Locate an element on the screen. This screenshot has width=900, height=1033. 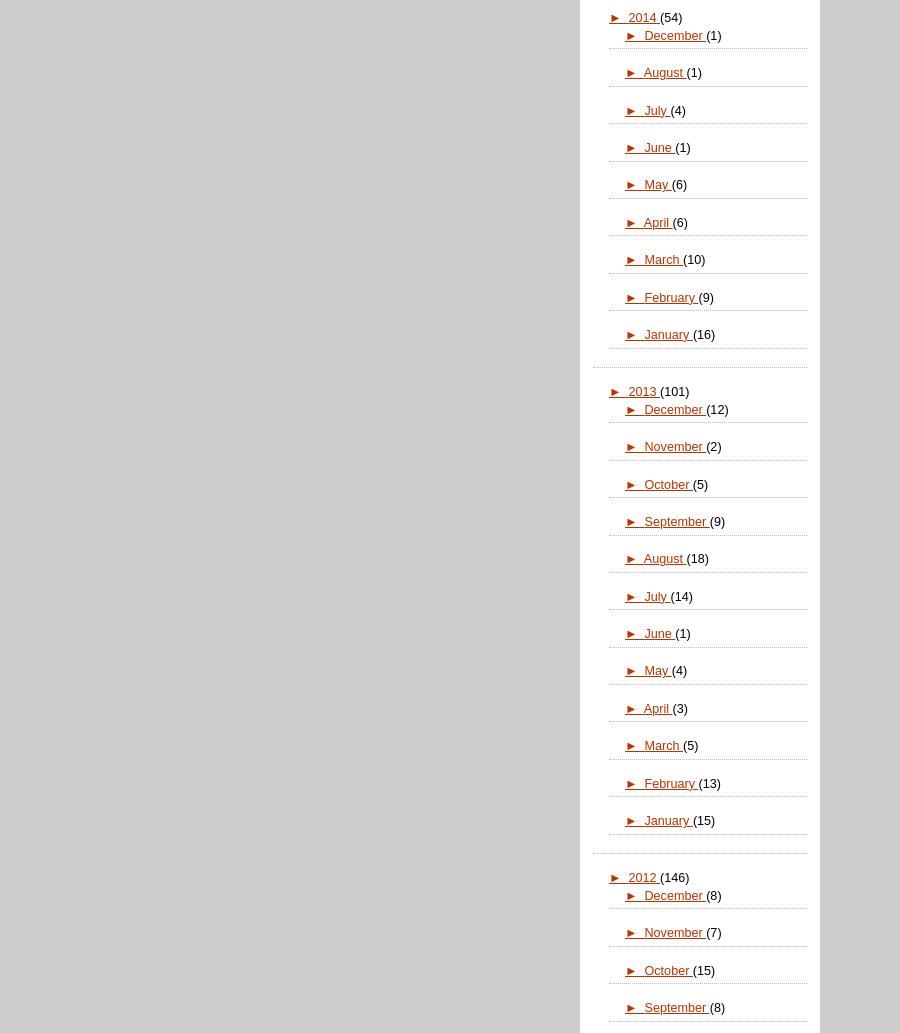
'2013' is located at coordinates (644, 392).